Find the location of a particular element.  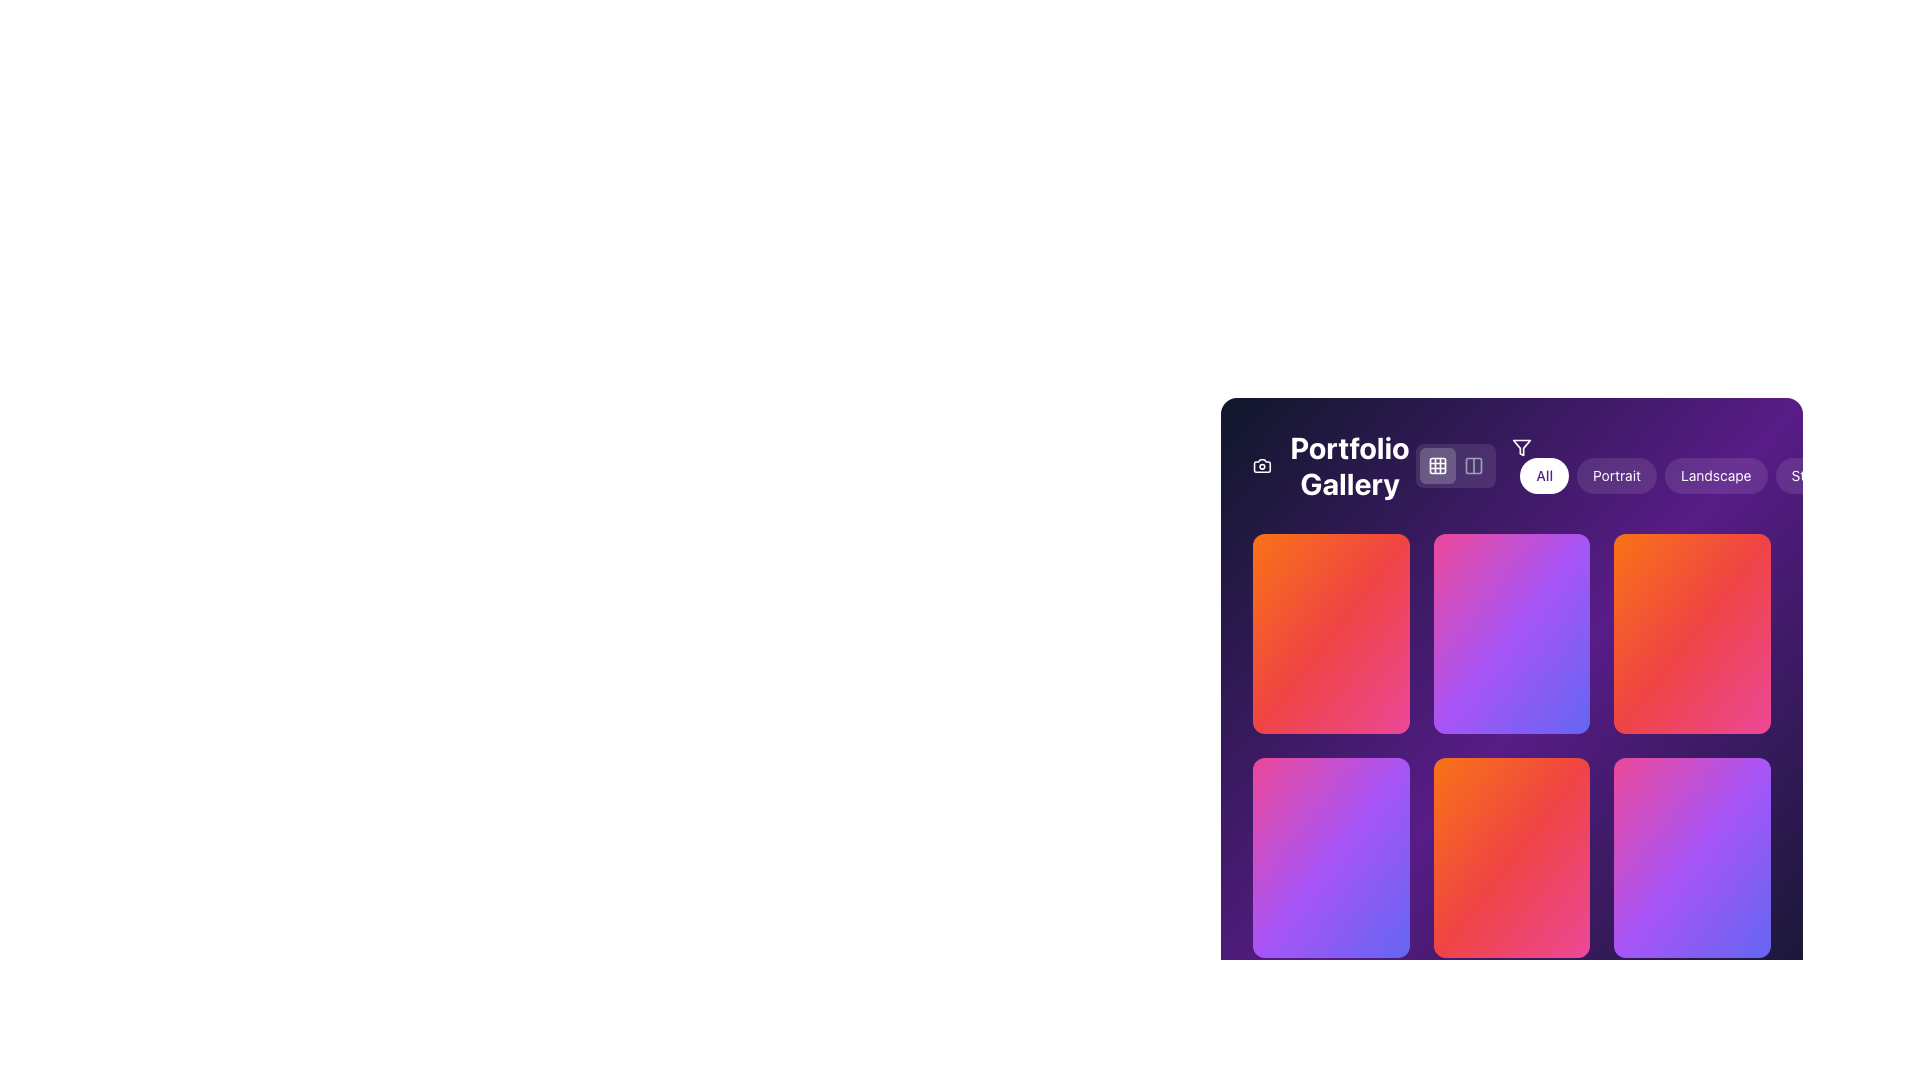

the grid icon button located in the upper-right section of the interface is located at coordinates (1437, 466).